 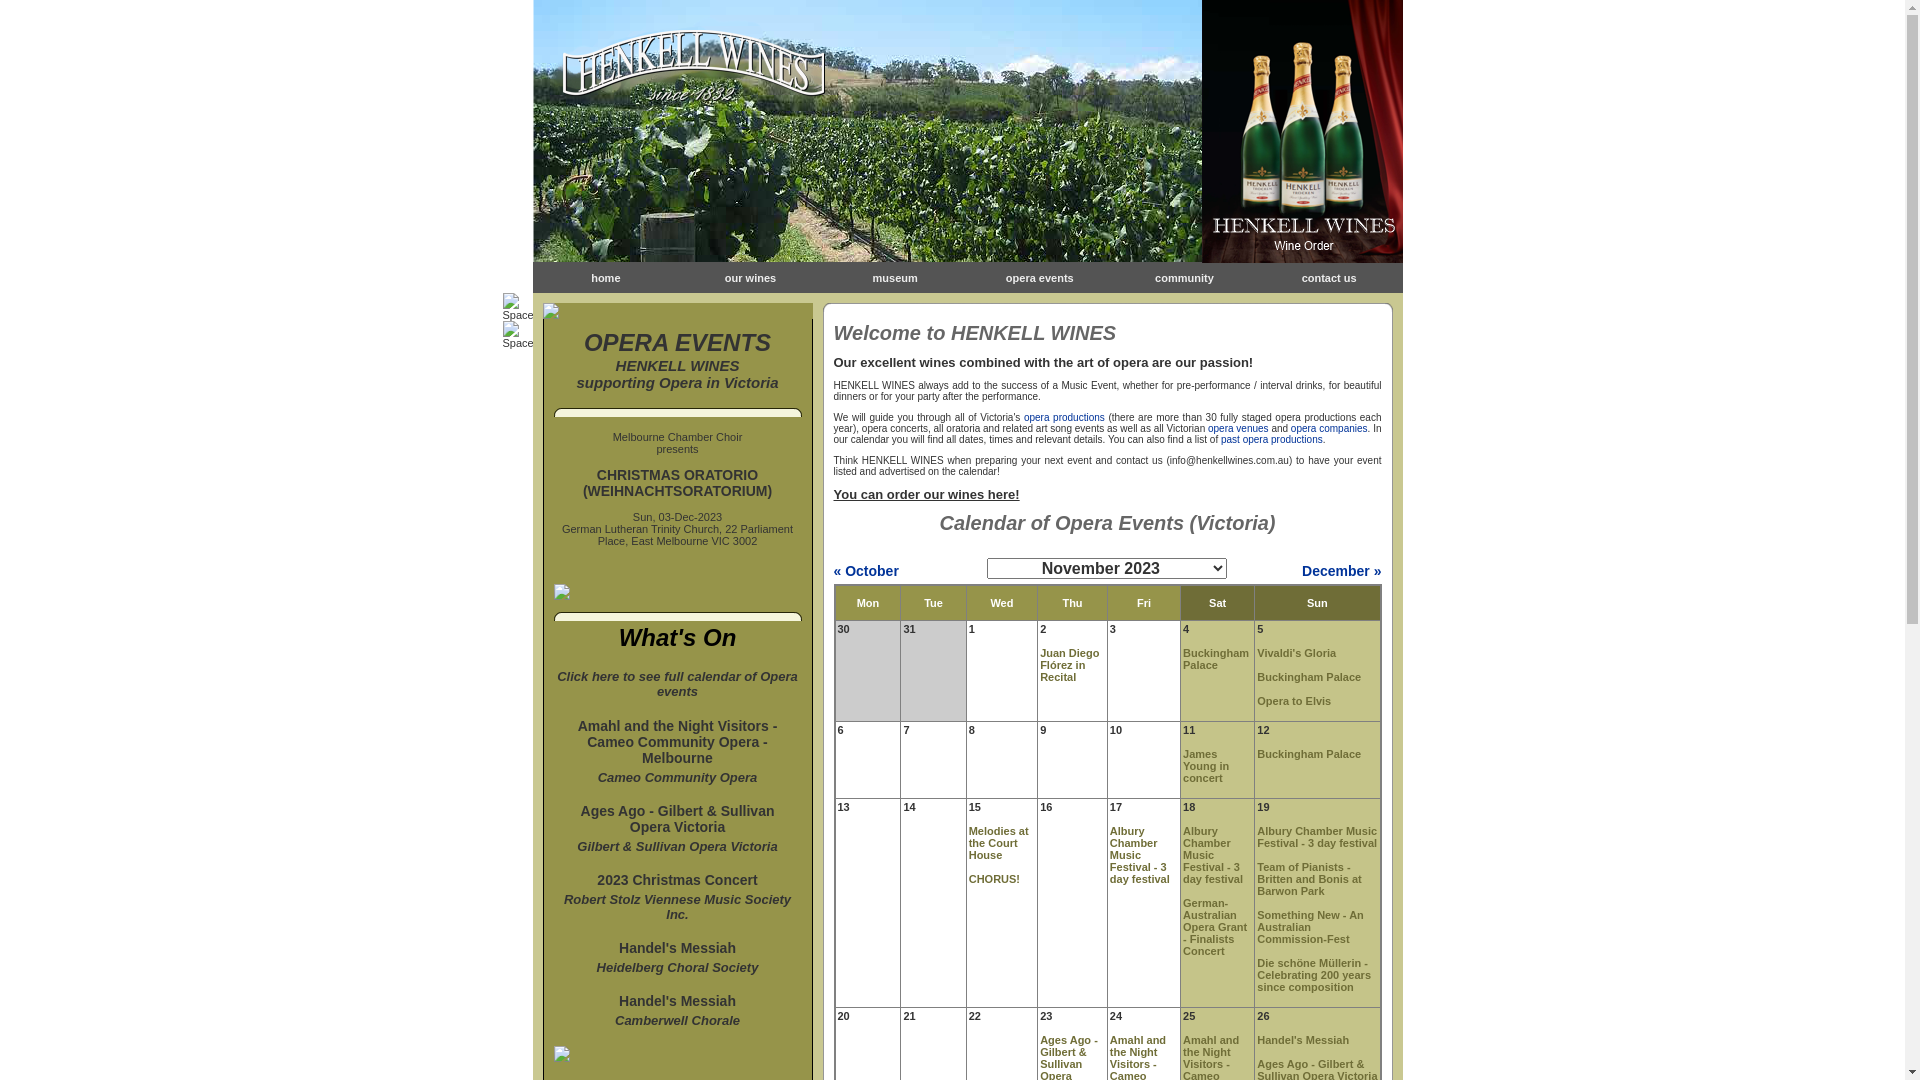 What do you see at coordinates (1309, 878) in the screenshot?
I see `'Team of Pianists - Britten and Bonis at Barwon Park'` at bounding box center [1309, 878].